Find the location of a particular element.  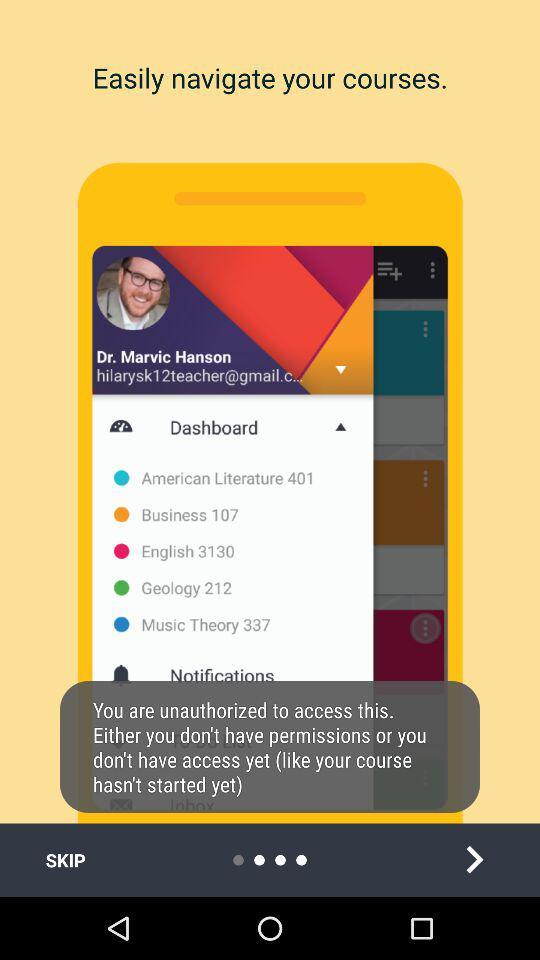

next is located at coordinates (473, 859).